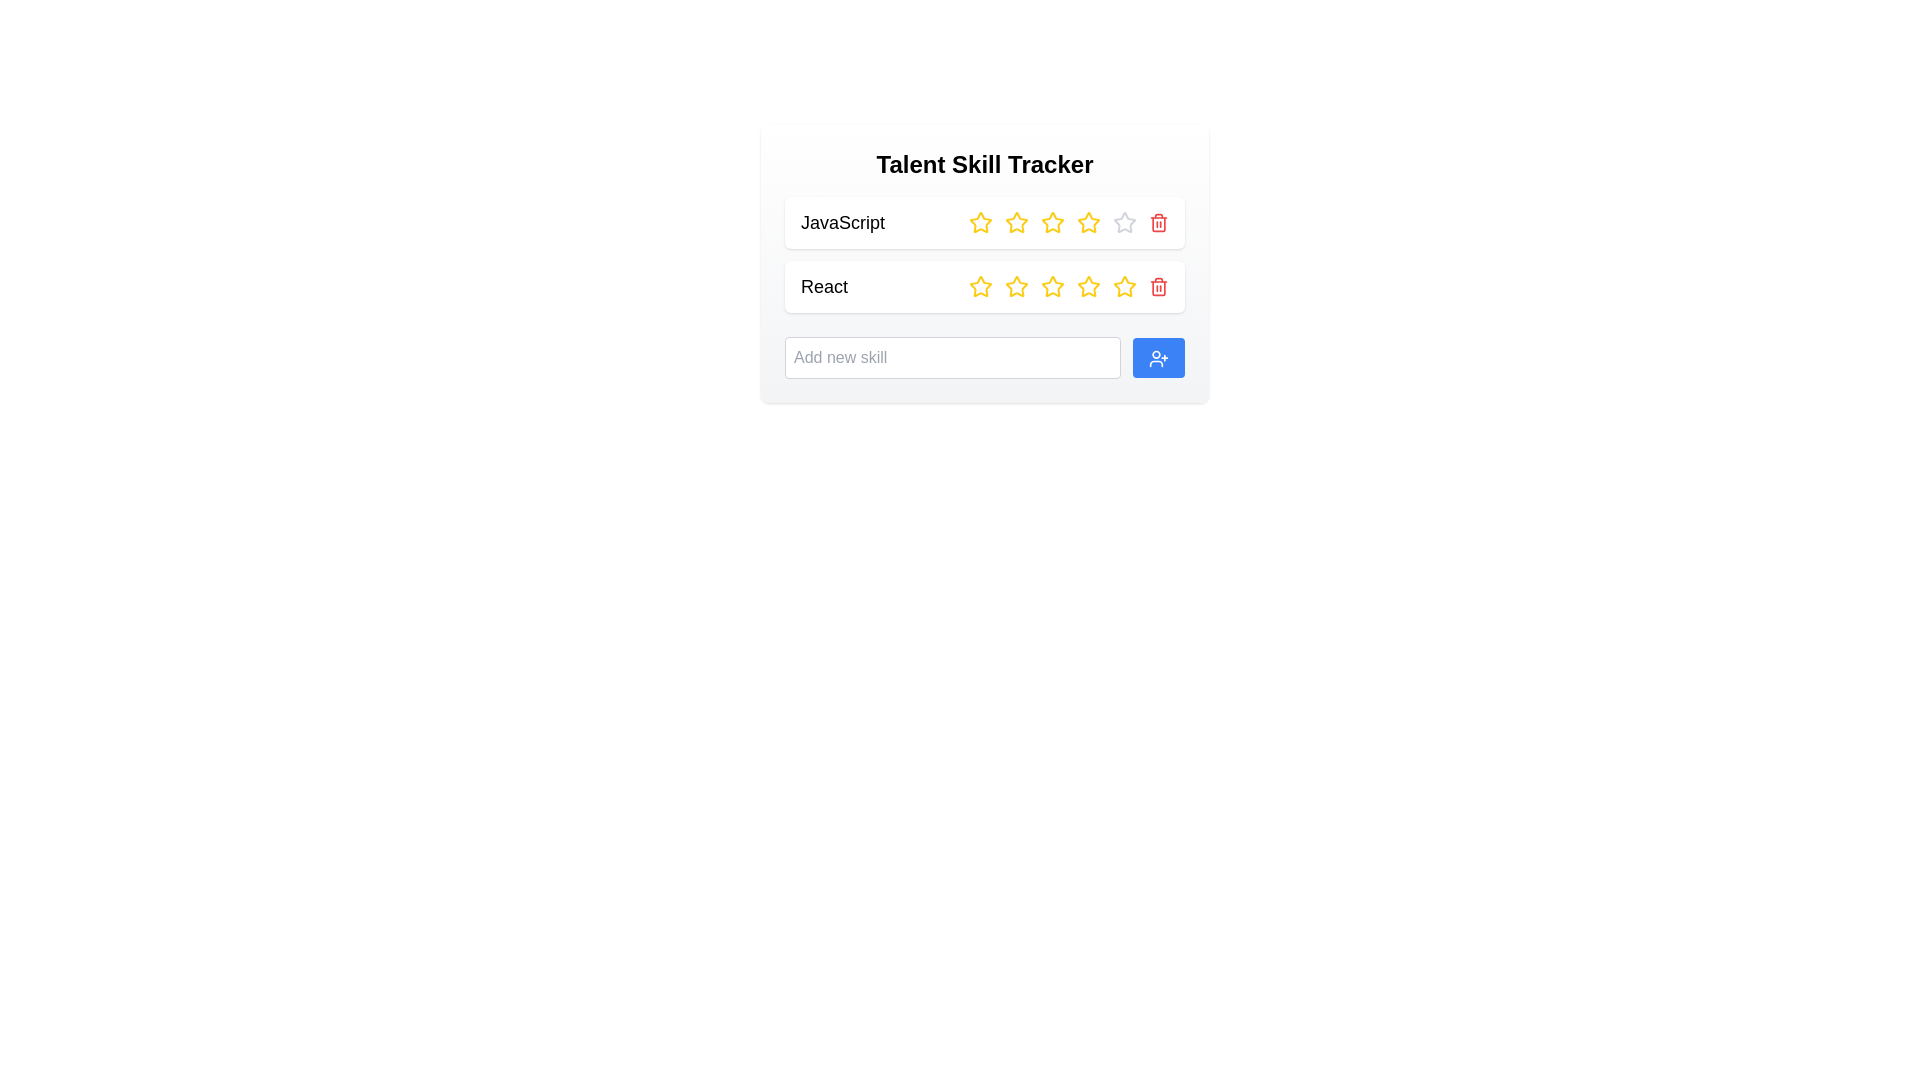 Image resolution: width=1920 pixels, height=1080 pixels. I want to click on the yellow star icons in the Rating interface located in the second row under the 'React' skill label to modify the rating, so click(1068, 286).